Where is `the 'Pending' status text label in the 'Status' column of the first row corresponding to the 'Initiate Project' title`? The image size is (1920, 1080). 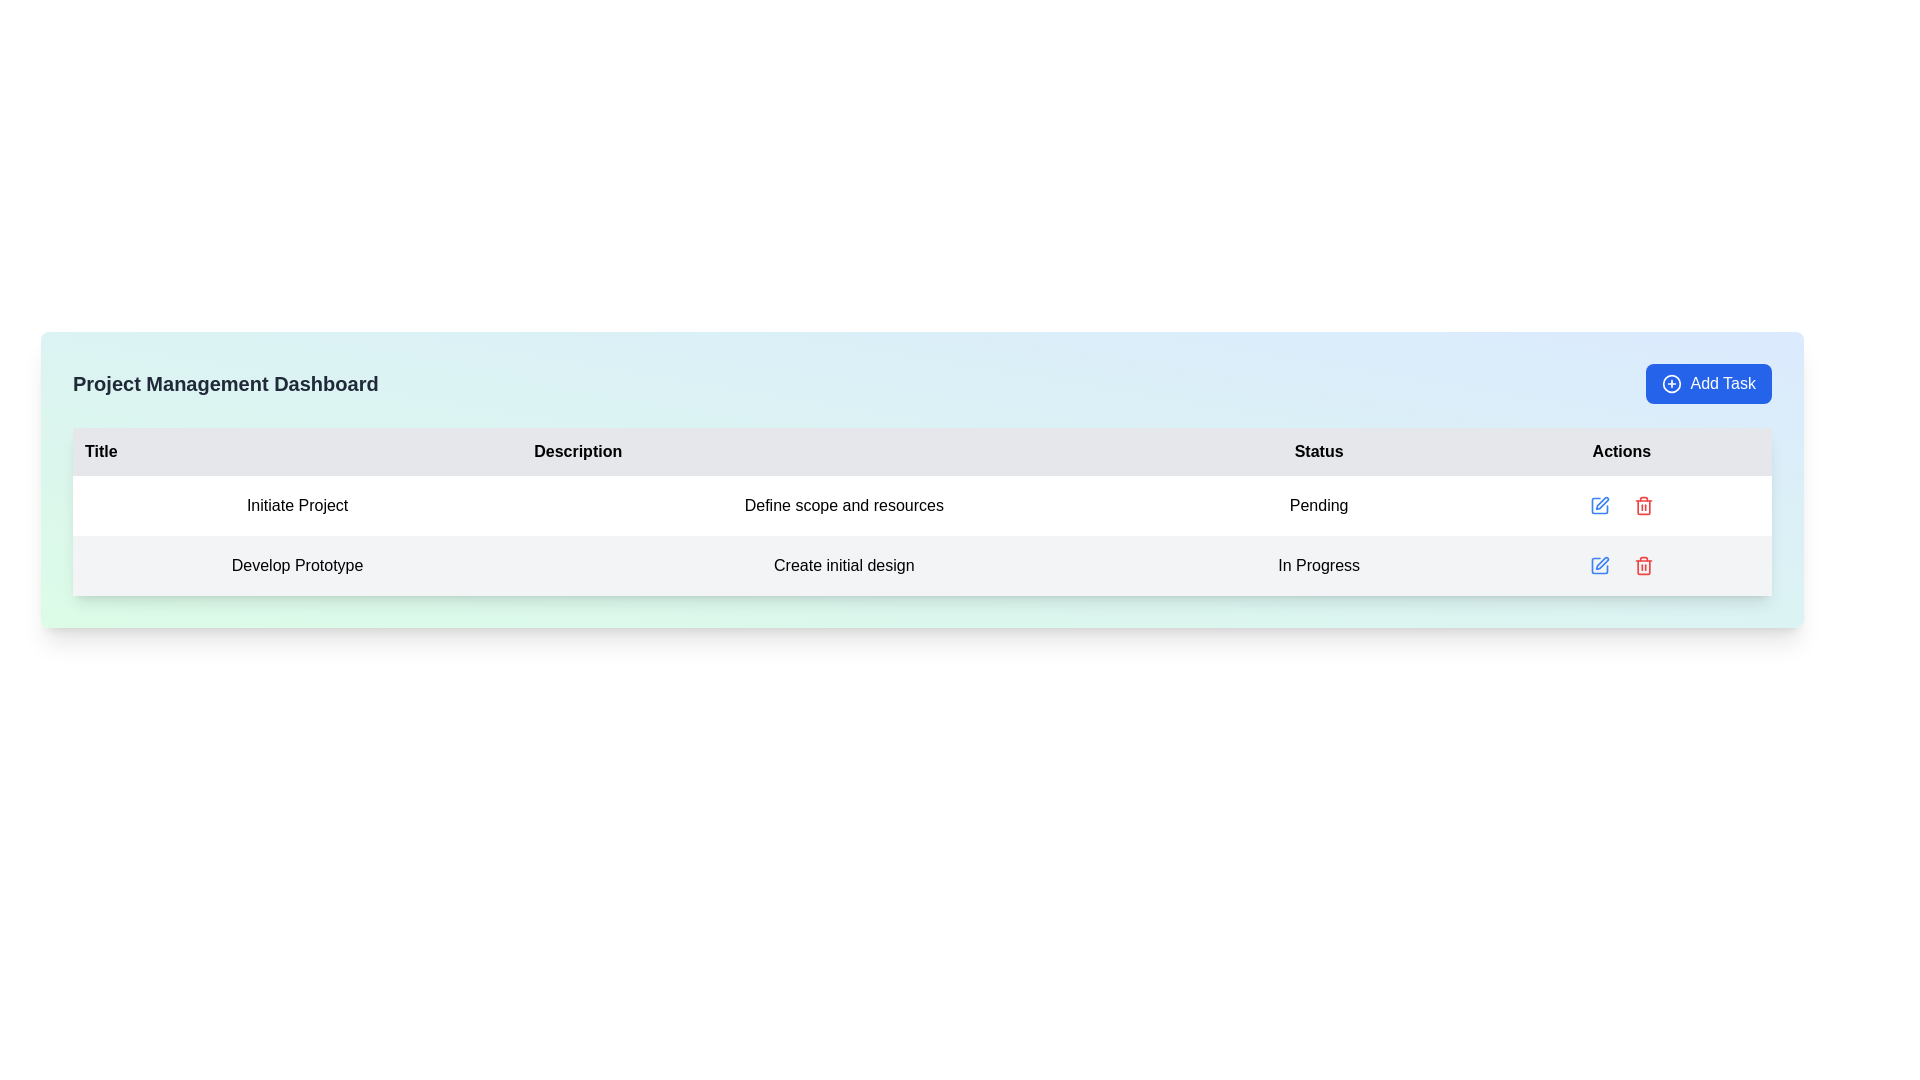
the 'Pending' status text label in the 'Status' column of the first row corresponding to the 'Initiate Project' title is located at coordinates (1319, 504).